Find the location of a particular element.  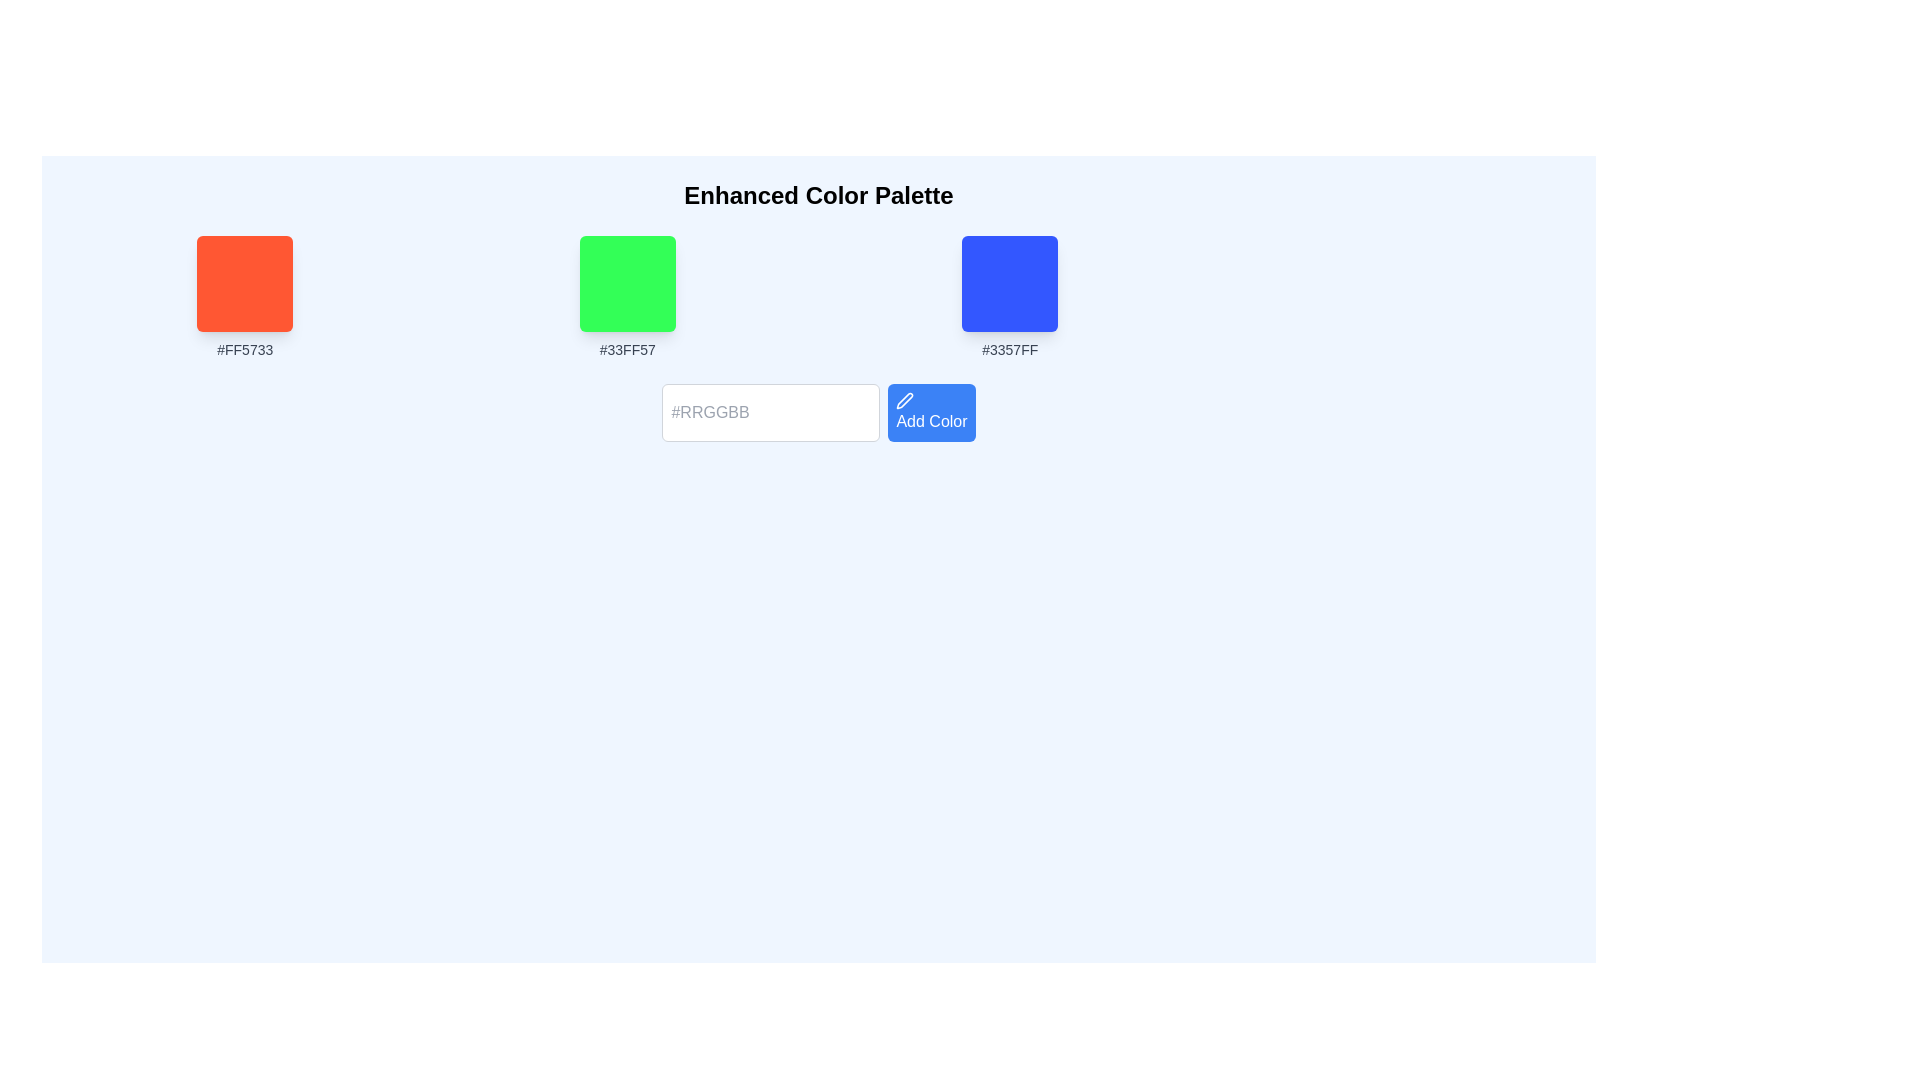

the green color swatch element (#33FF57) located in the color palette interface is located at coordinates (626, 284).